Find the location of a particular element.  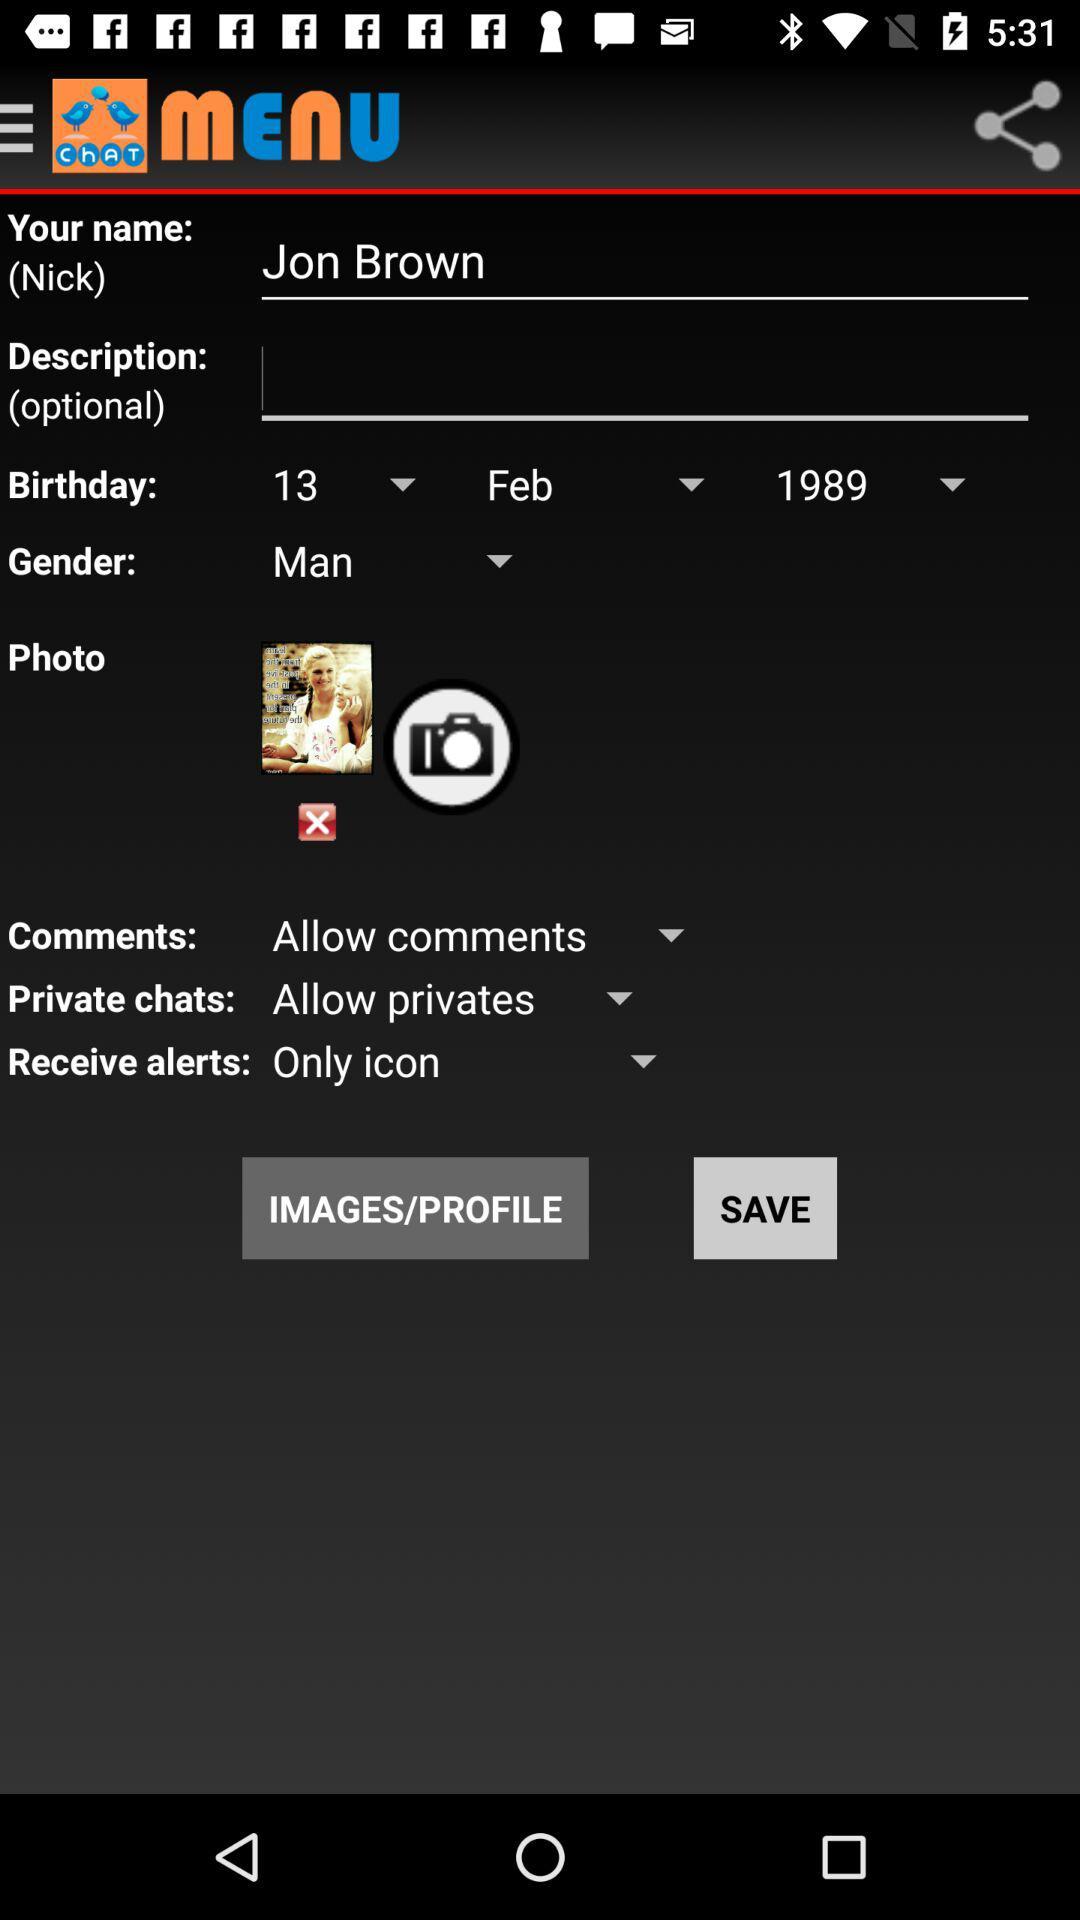

the share icon is located at coordinates (1017, 124).